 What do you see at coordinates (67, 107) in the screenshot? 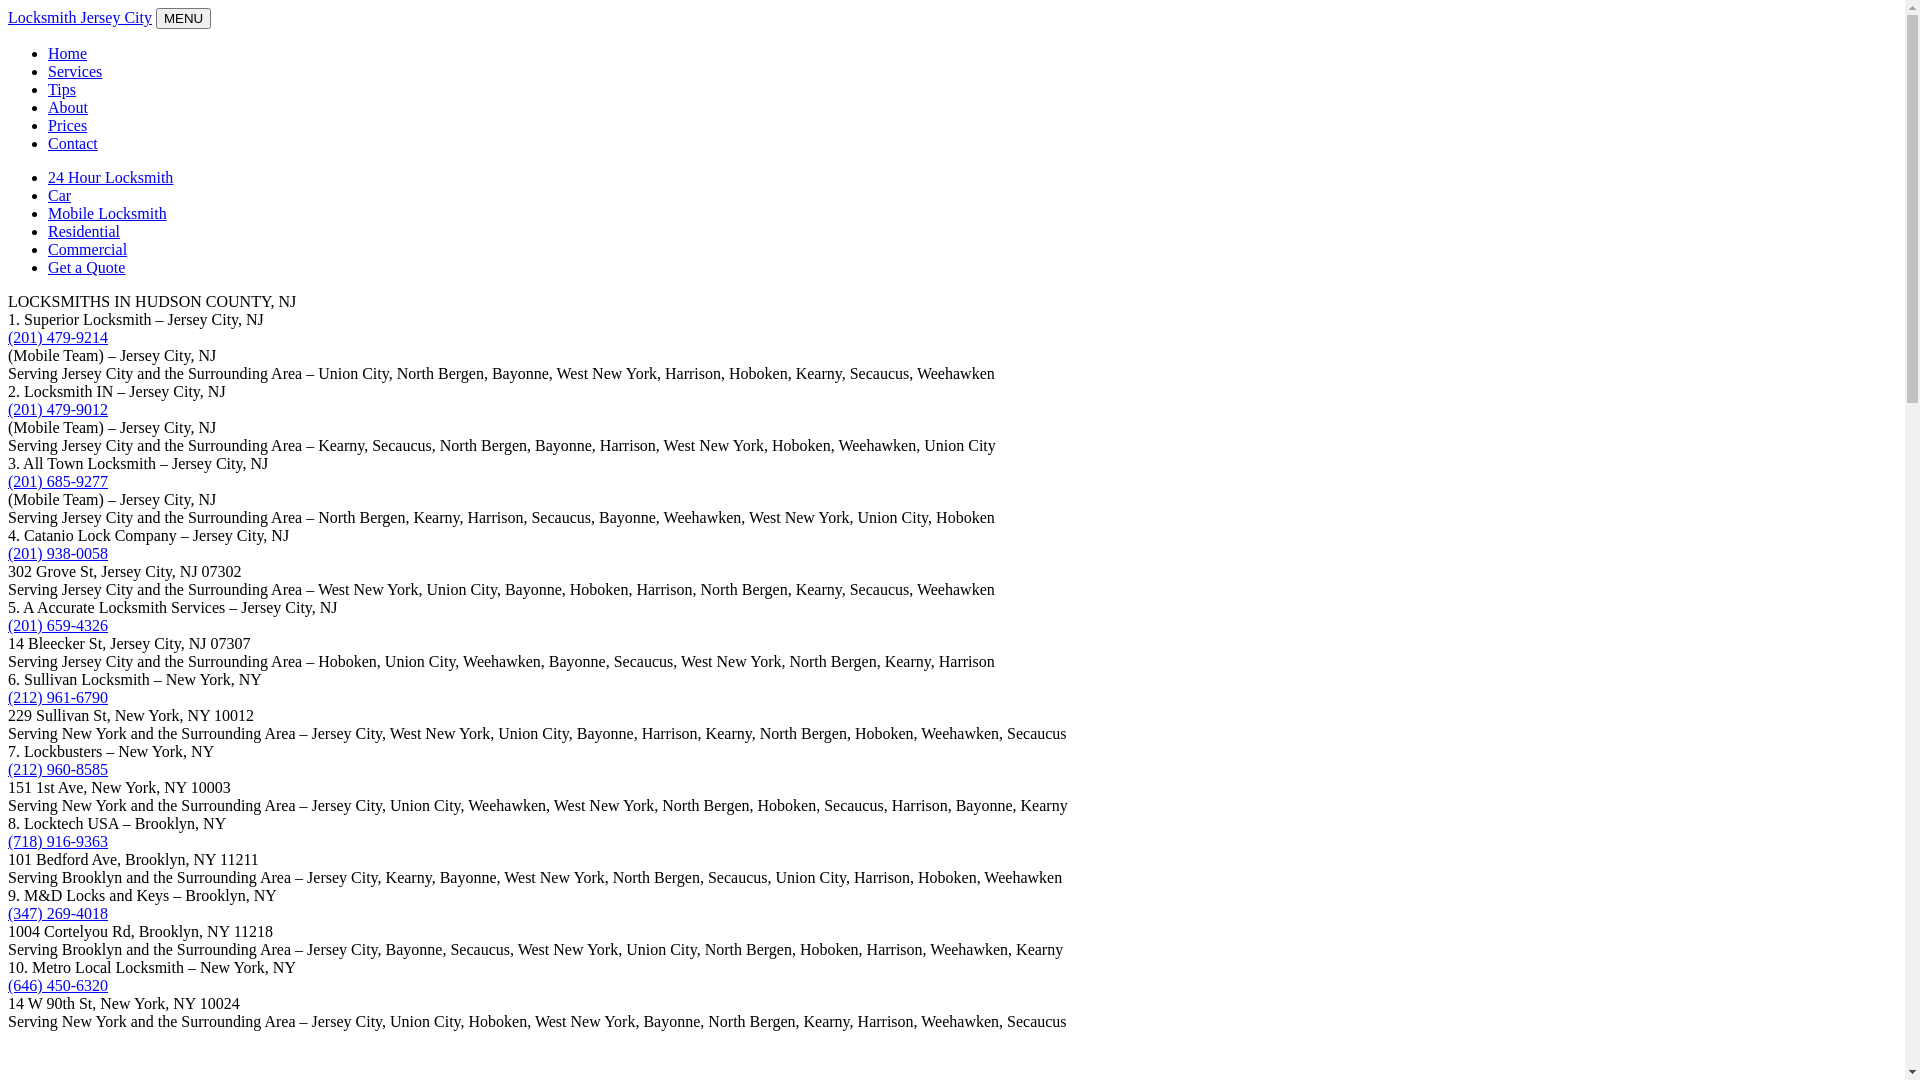
I see `'About'` at bounding box center [67, 107].